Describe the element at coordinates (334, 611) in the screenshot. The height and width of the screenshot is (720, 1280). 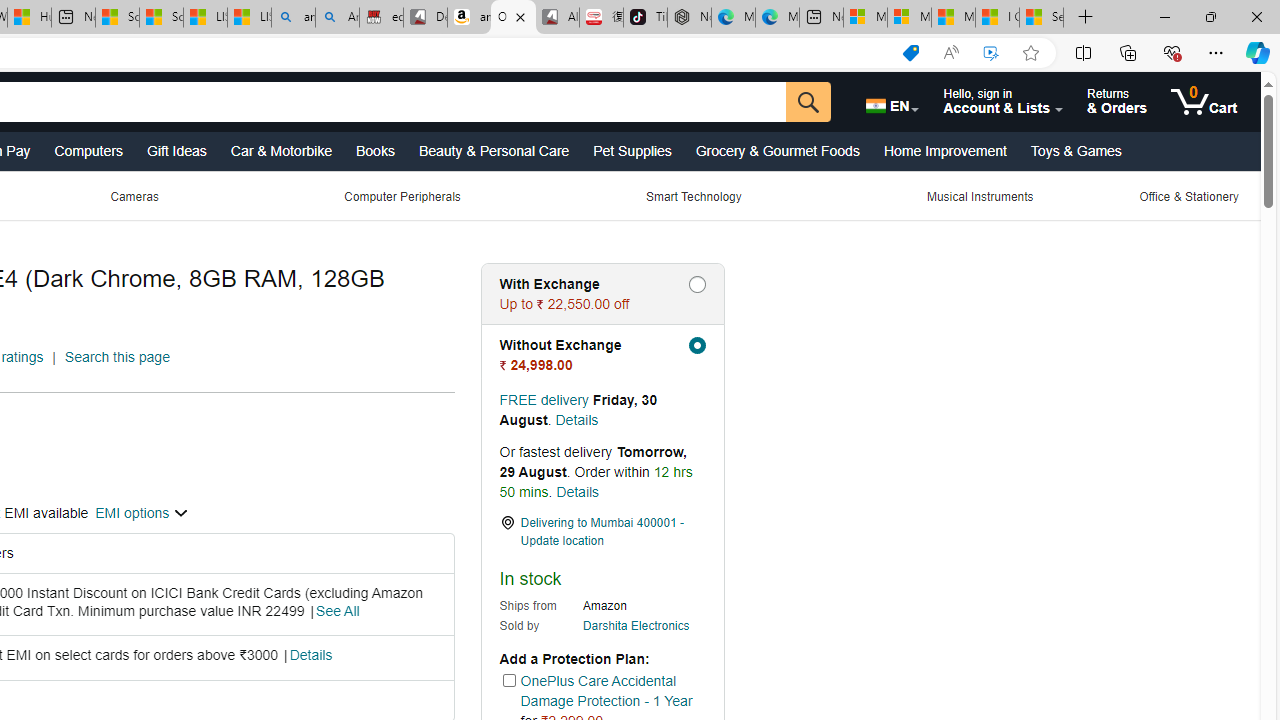
I see `'|See All'` at that location.